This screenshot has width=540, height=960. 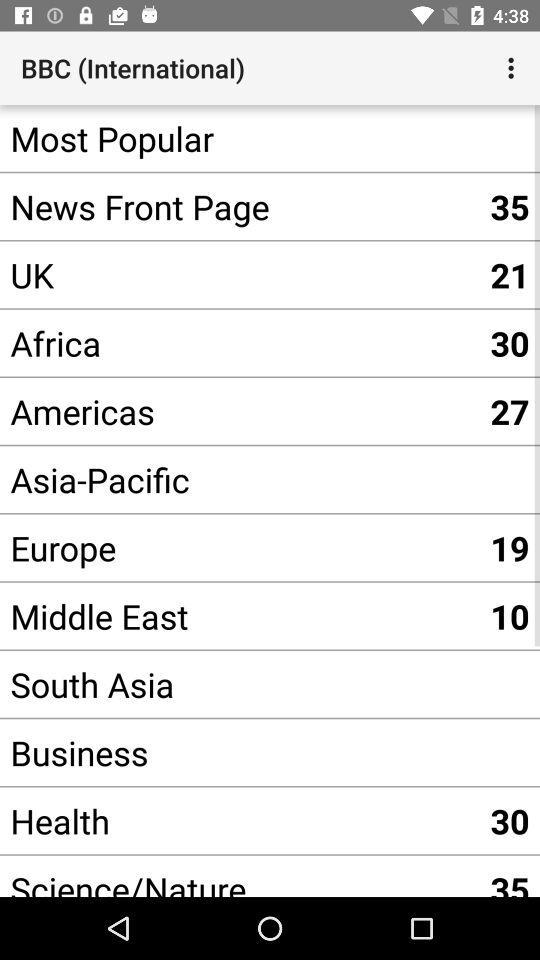 What do you see at coordinates (513, 68) in the screenshot?
I see `the icon above 35 icon` at bounding box center [513, 68].